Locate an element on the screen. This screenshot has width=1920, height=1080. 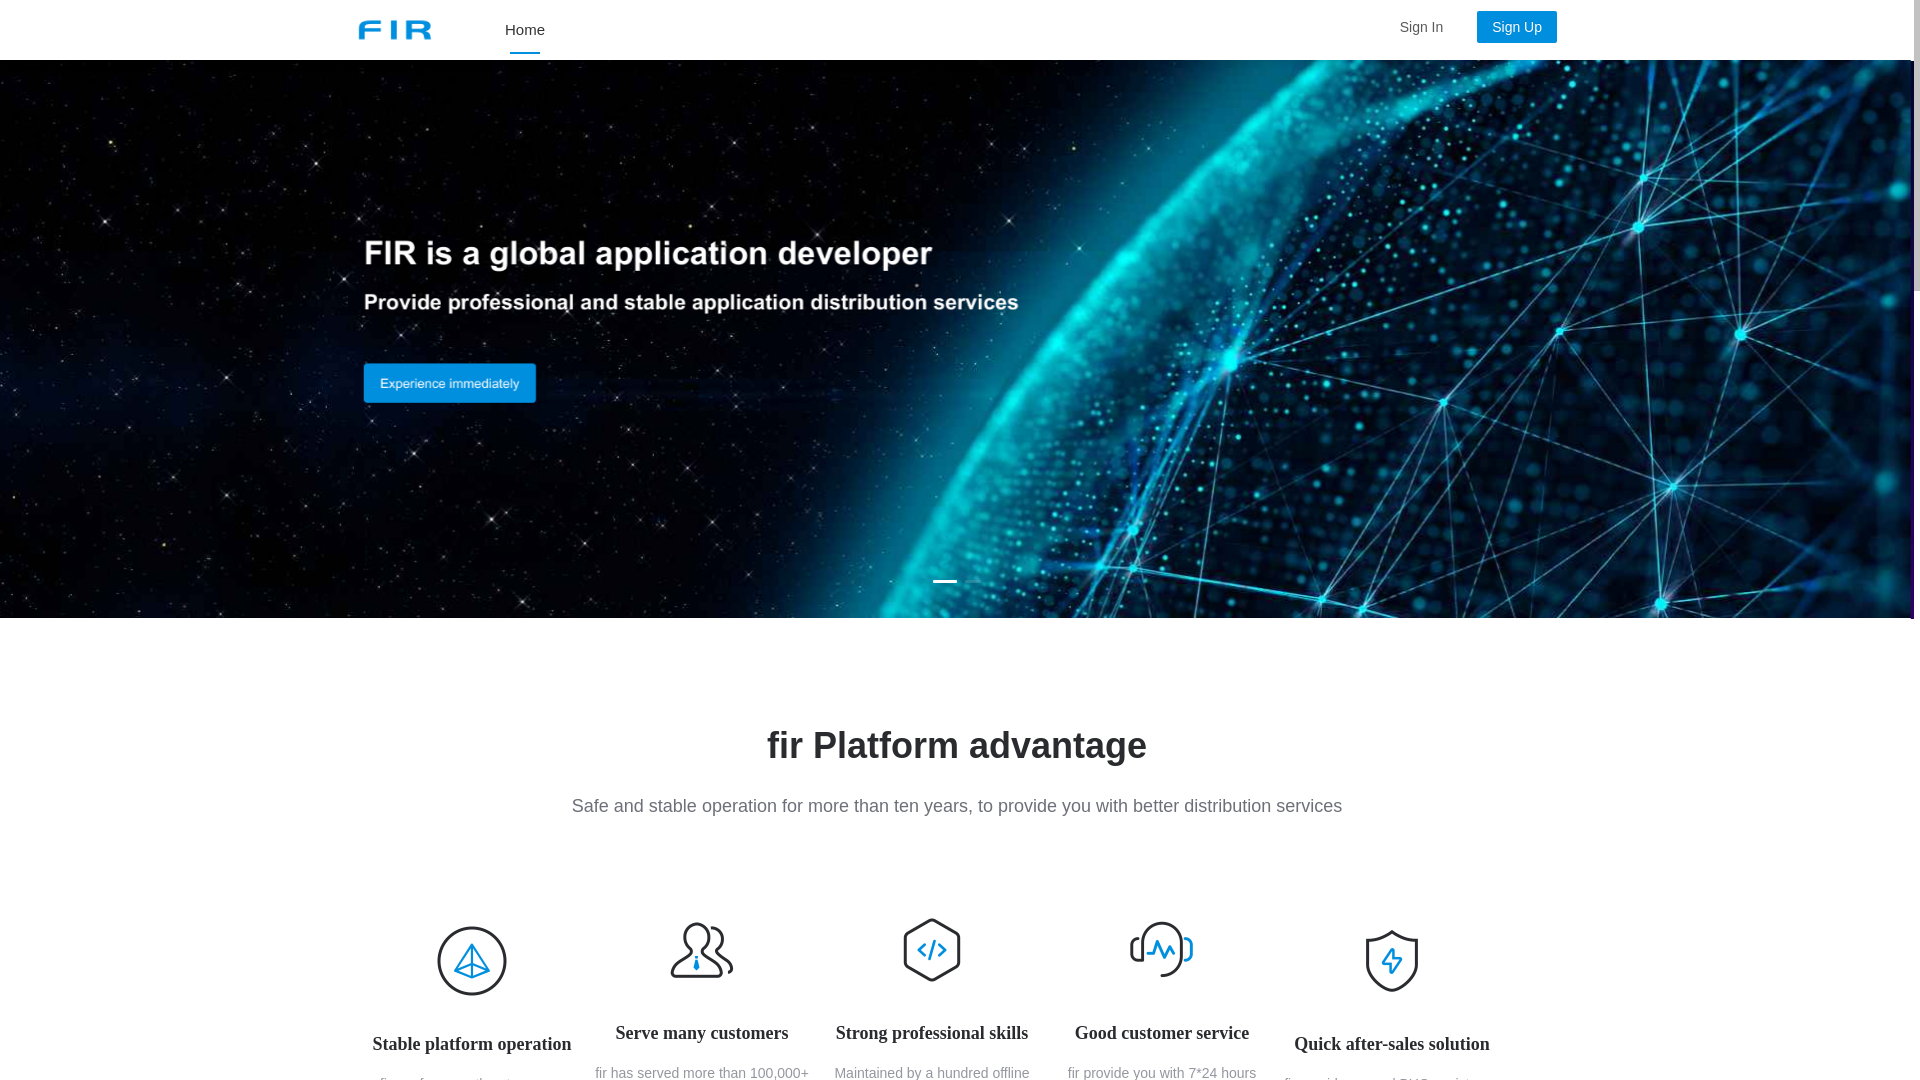
'Sign Up' is located at coordinates (1516, 27).